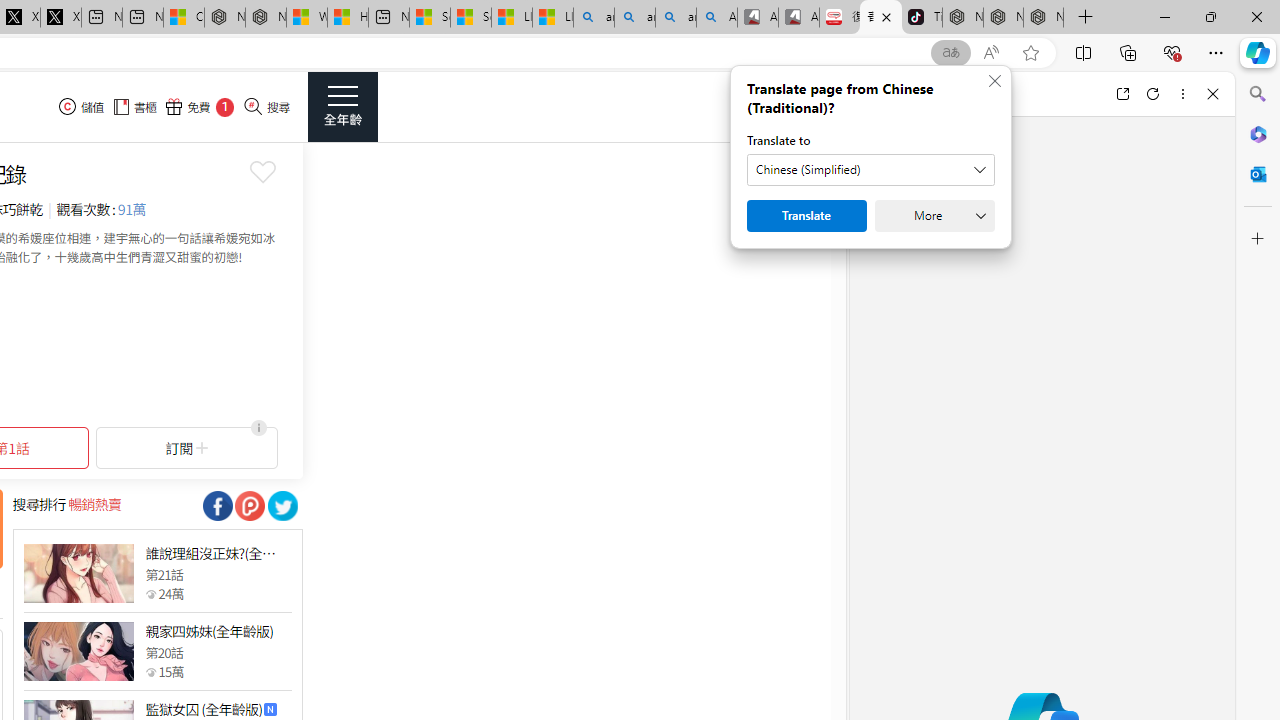 The image size is (1280, 720). Describe the element at coordinates (1257, 238) in the screenshot. I see `'Customize'` at that location.